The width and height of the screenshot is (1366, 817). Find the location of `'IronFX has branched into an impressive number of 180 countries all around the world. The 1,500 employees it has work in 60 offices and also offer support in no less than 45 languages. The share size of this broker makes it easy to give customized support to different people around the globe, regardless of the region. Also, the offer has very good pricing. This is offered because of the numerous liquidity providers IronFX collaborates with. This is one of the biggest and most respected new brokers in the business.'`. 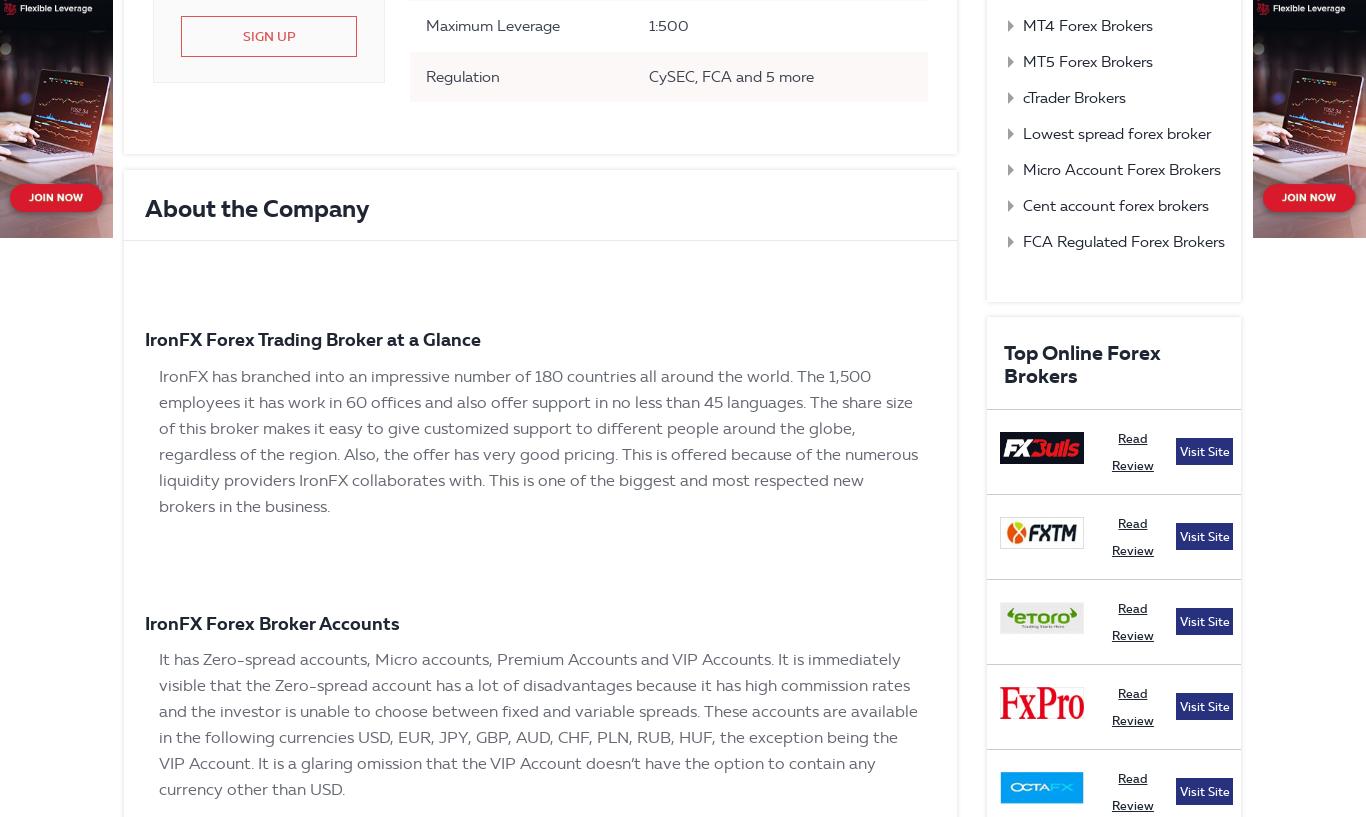

'IronFX has branched into an impressive number of 180 countries all around the world. The 1,500 employees it has work in 60 offices and also offer support in no less than 45 languages. The share size of this broker makes it easy to give customized support to different people around the globe, regardless of the region. Also, the offer has very good pricing. This is offered because of the numerous liquidity providers IronFX collaborates with. This is one of the biggest and most respected new brokers in the business.' is located at coordinates (538, 440).